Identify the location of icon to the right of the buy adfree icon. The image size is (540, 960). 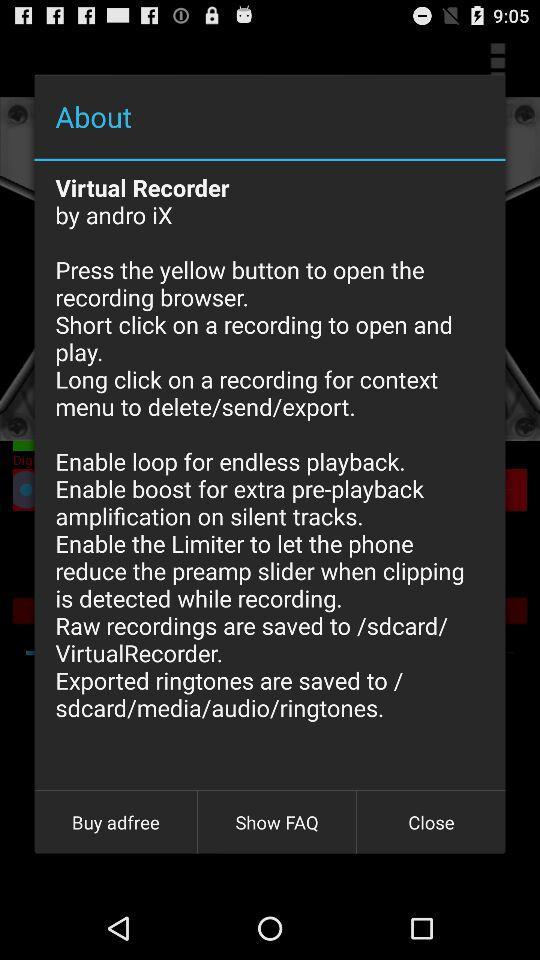
(276, 822).